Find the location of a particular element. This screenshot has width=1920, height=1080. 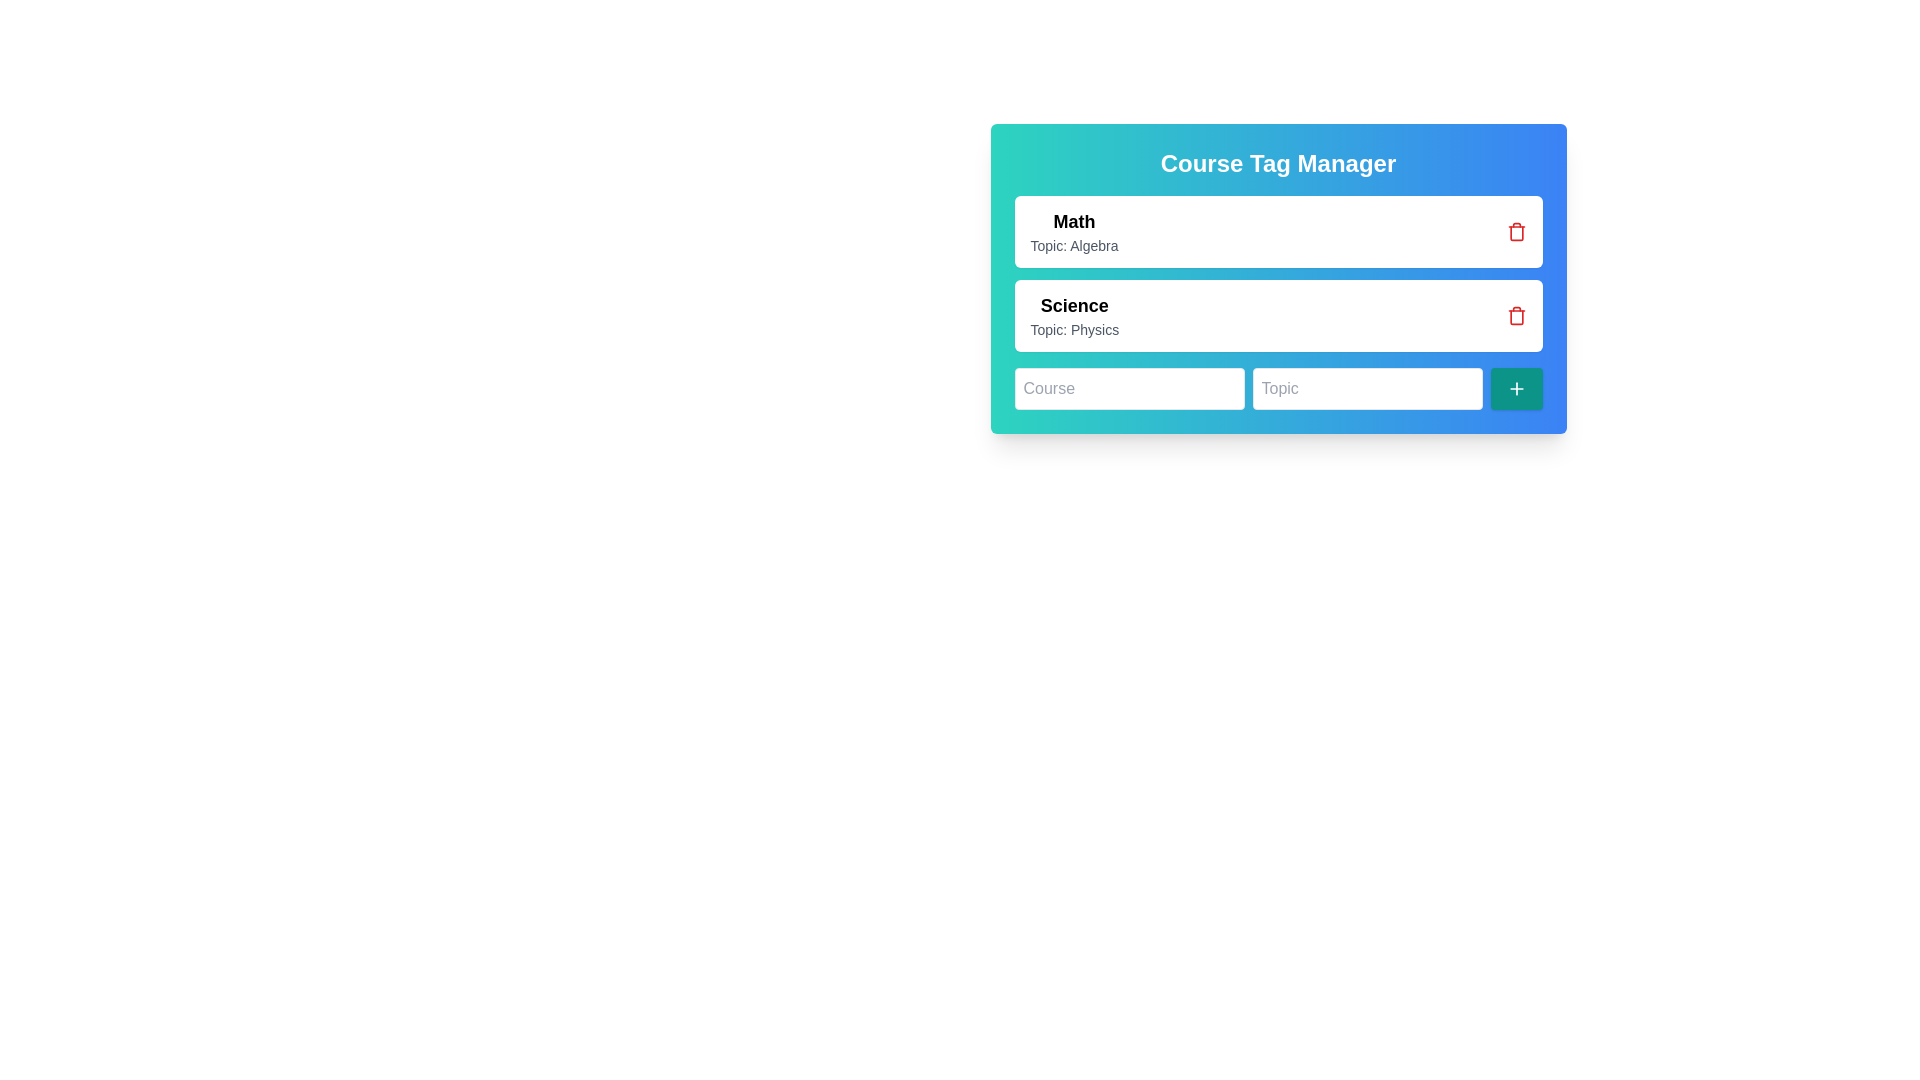

the button with an icon located in the bottom right corner of the teal-colored 'Course Tag Manager' section is located at coordinates (1516, 389).